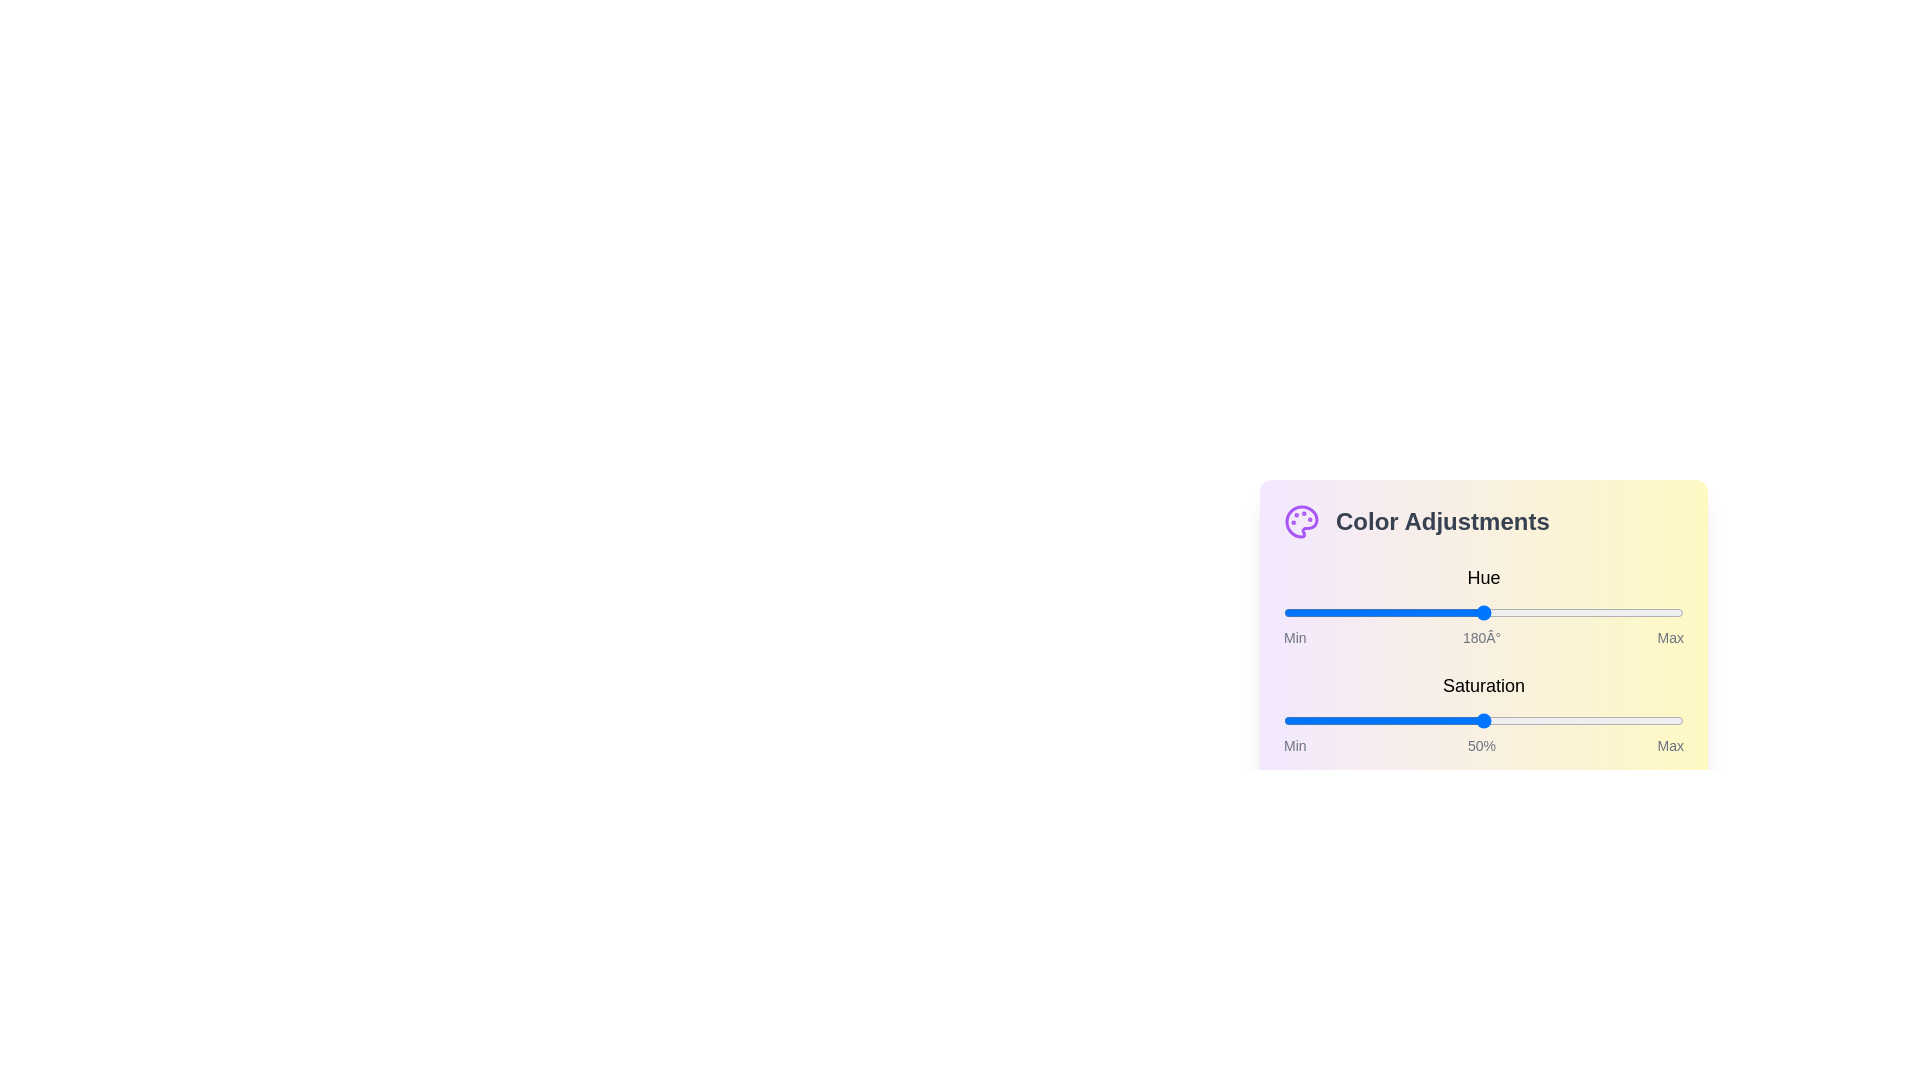 The height and width of the screenshot is (1080, 1920). What do you see at coordinates (1295, 612) in the screenshot?
I see `the hue slider to 10 degrees` at bounding box center [1295, 612].